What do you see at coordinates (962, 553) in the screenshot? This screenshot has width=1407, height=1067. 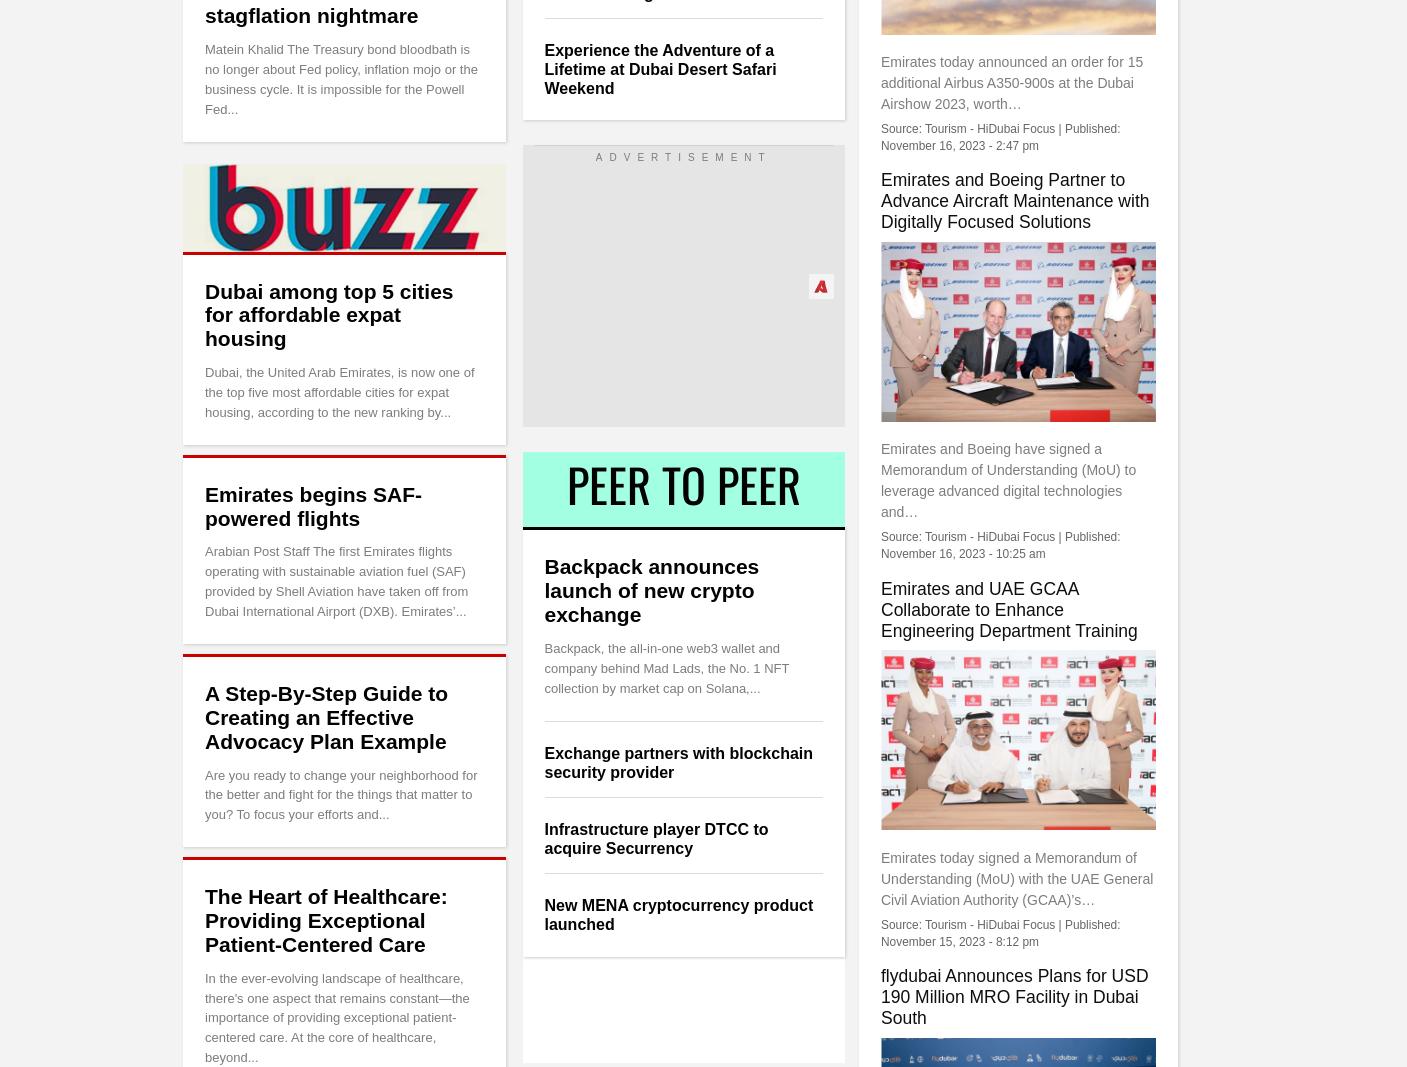 I see `'November 16, 2023 - 10:25 am'` at bounding box center [962, 553].